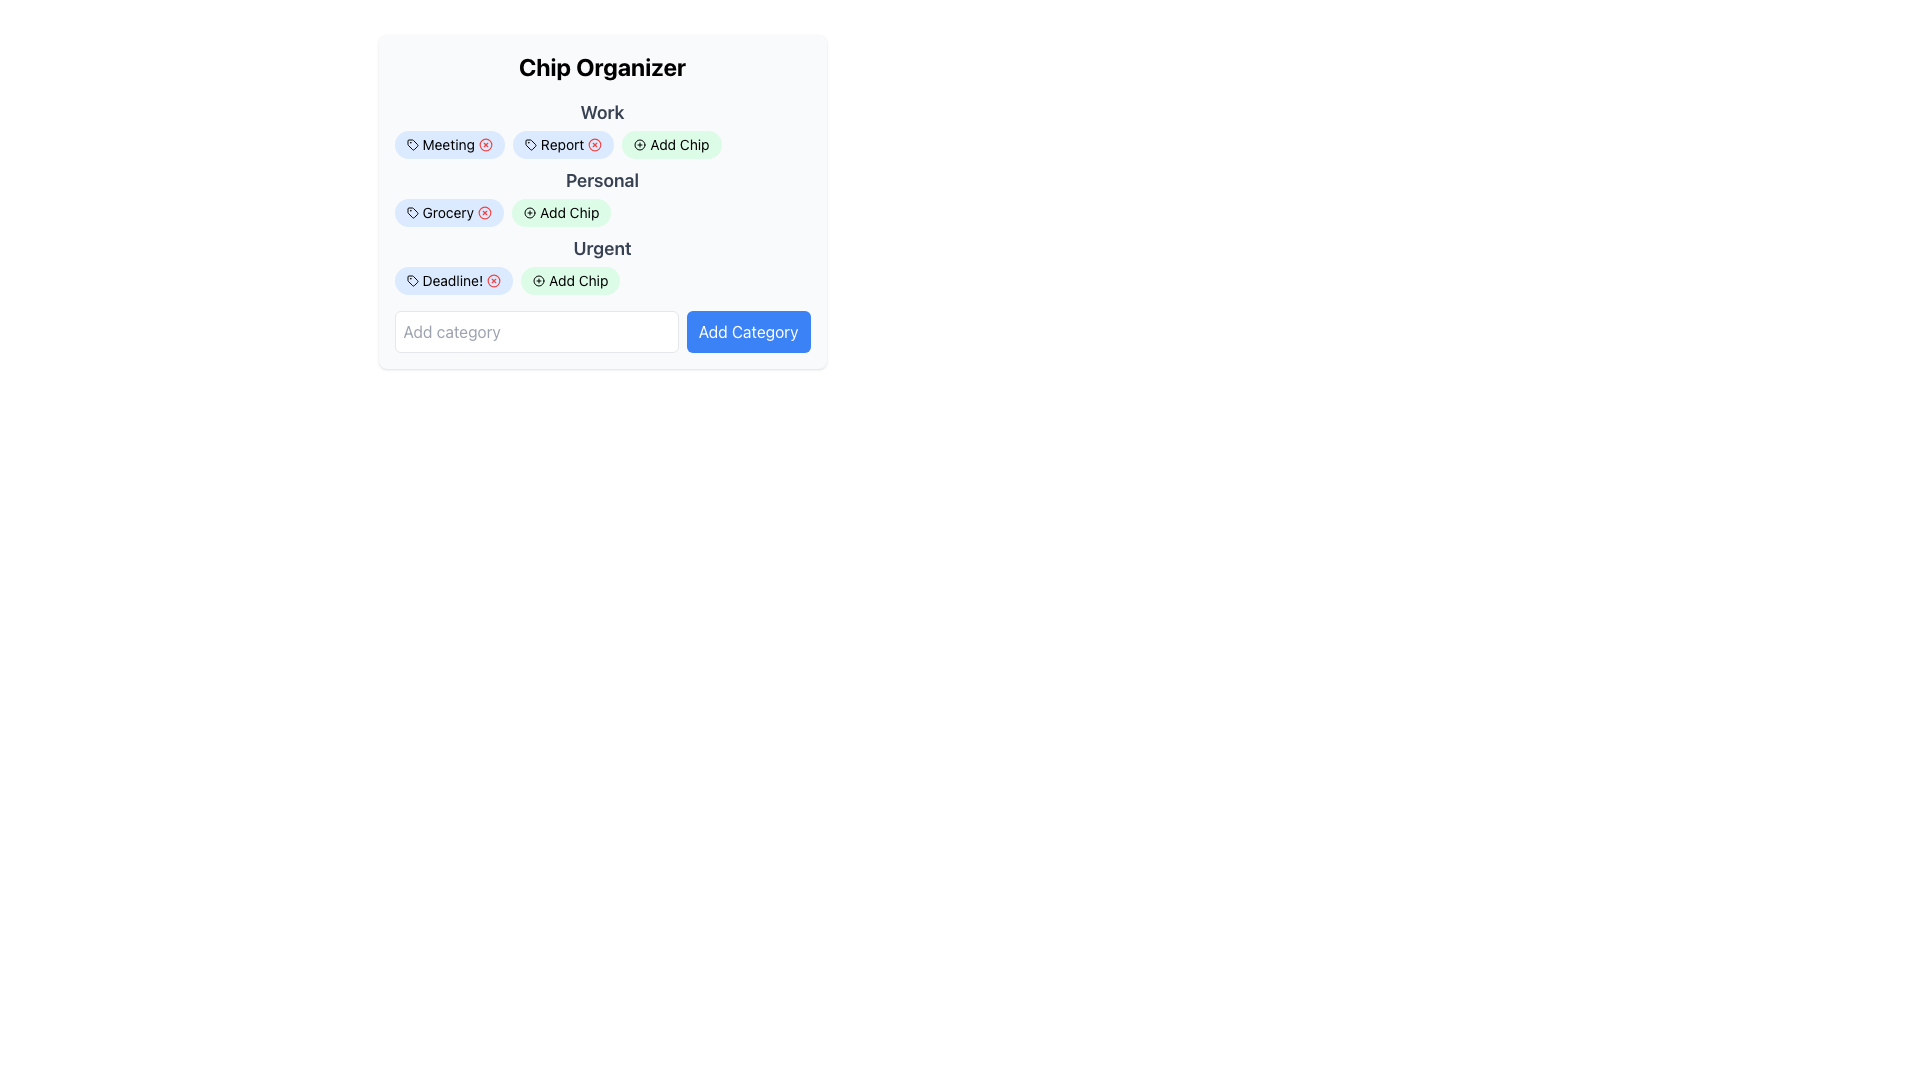  What do you see at coordinates (539, 281) in the screenshot?
I see `the circular border of the 'Add Chip' button under the 'Urgent' category, which is represented by an SVG circle element with no fill and a stroke of a fixed color` at bounding box center [539, 281].